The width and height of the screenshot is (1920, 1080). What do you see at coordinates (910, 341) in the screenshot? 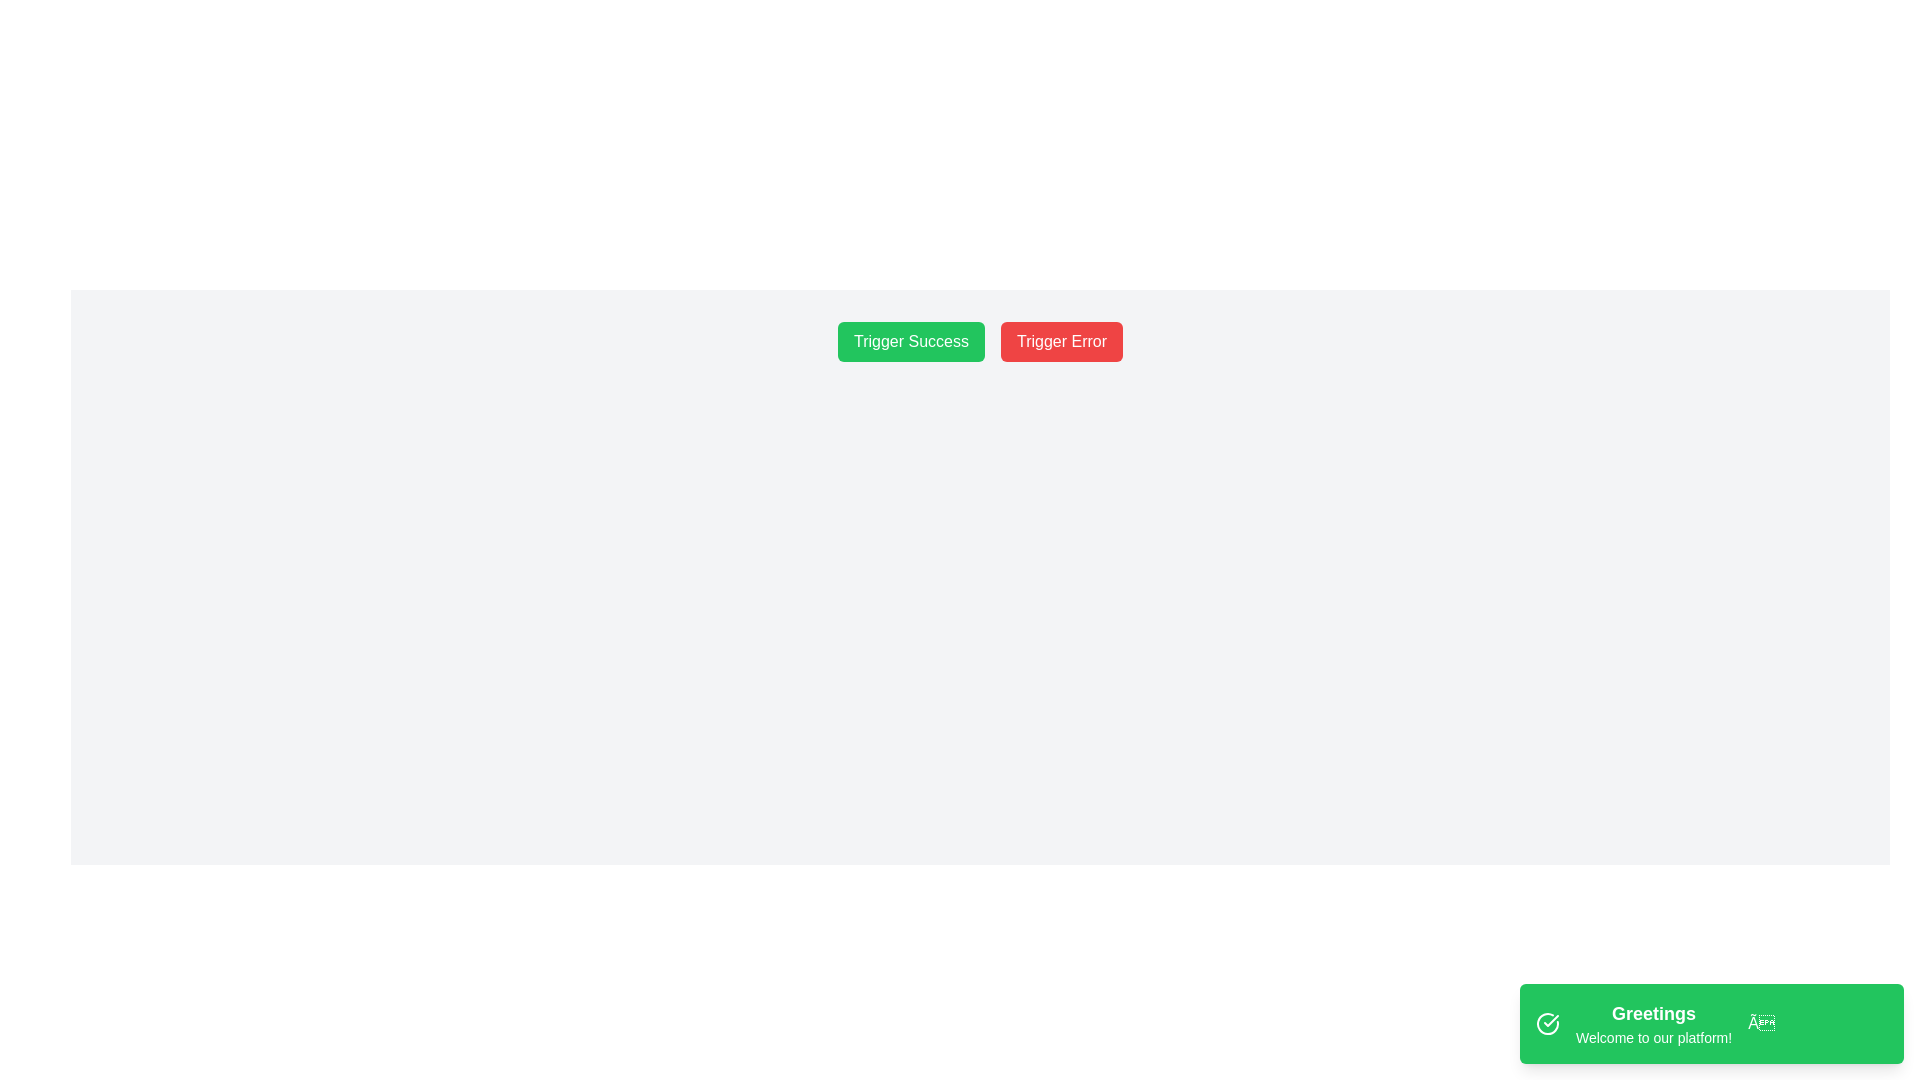
I see `the 'Trigger Success' button with a green background and white text for keyboard interactions` at bounding box center [910, 341].